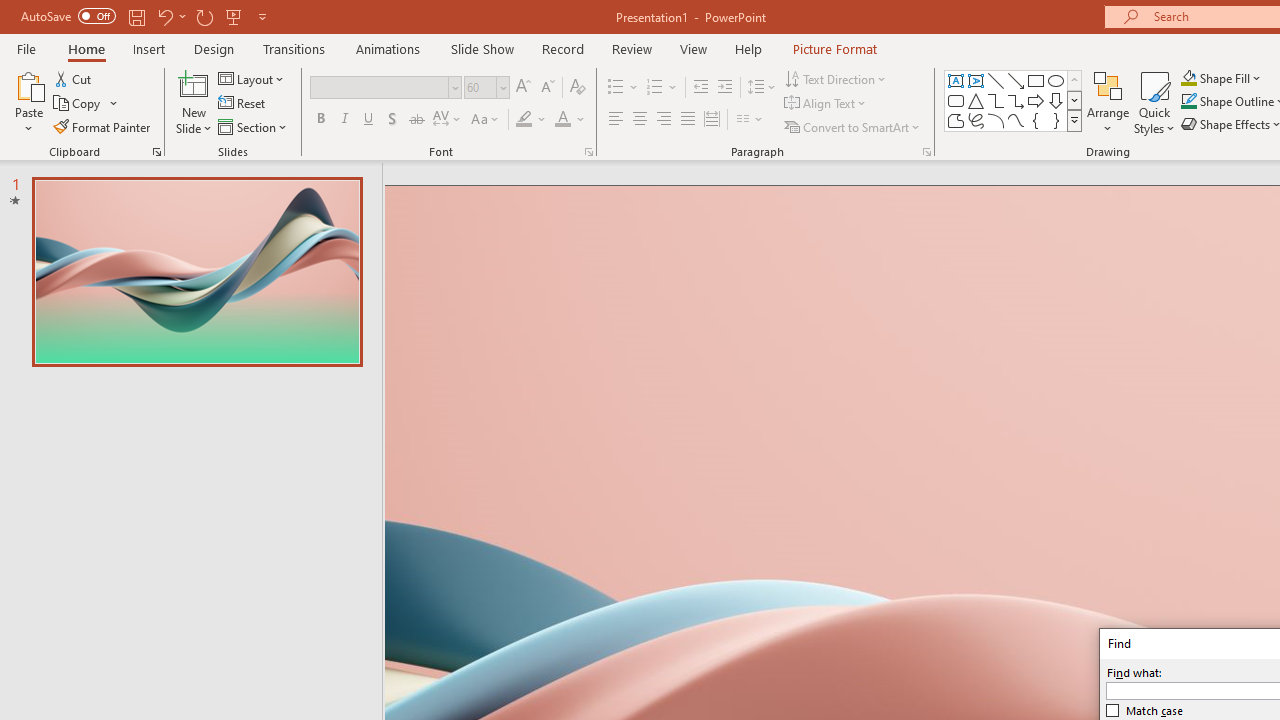  Describe the element at coordinates (1036, 80) in the screenshot. I see `'Rectangle'` at that location.